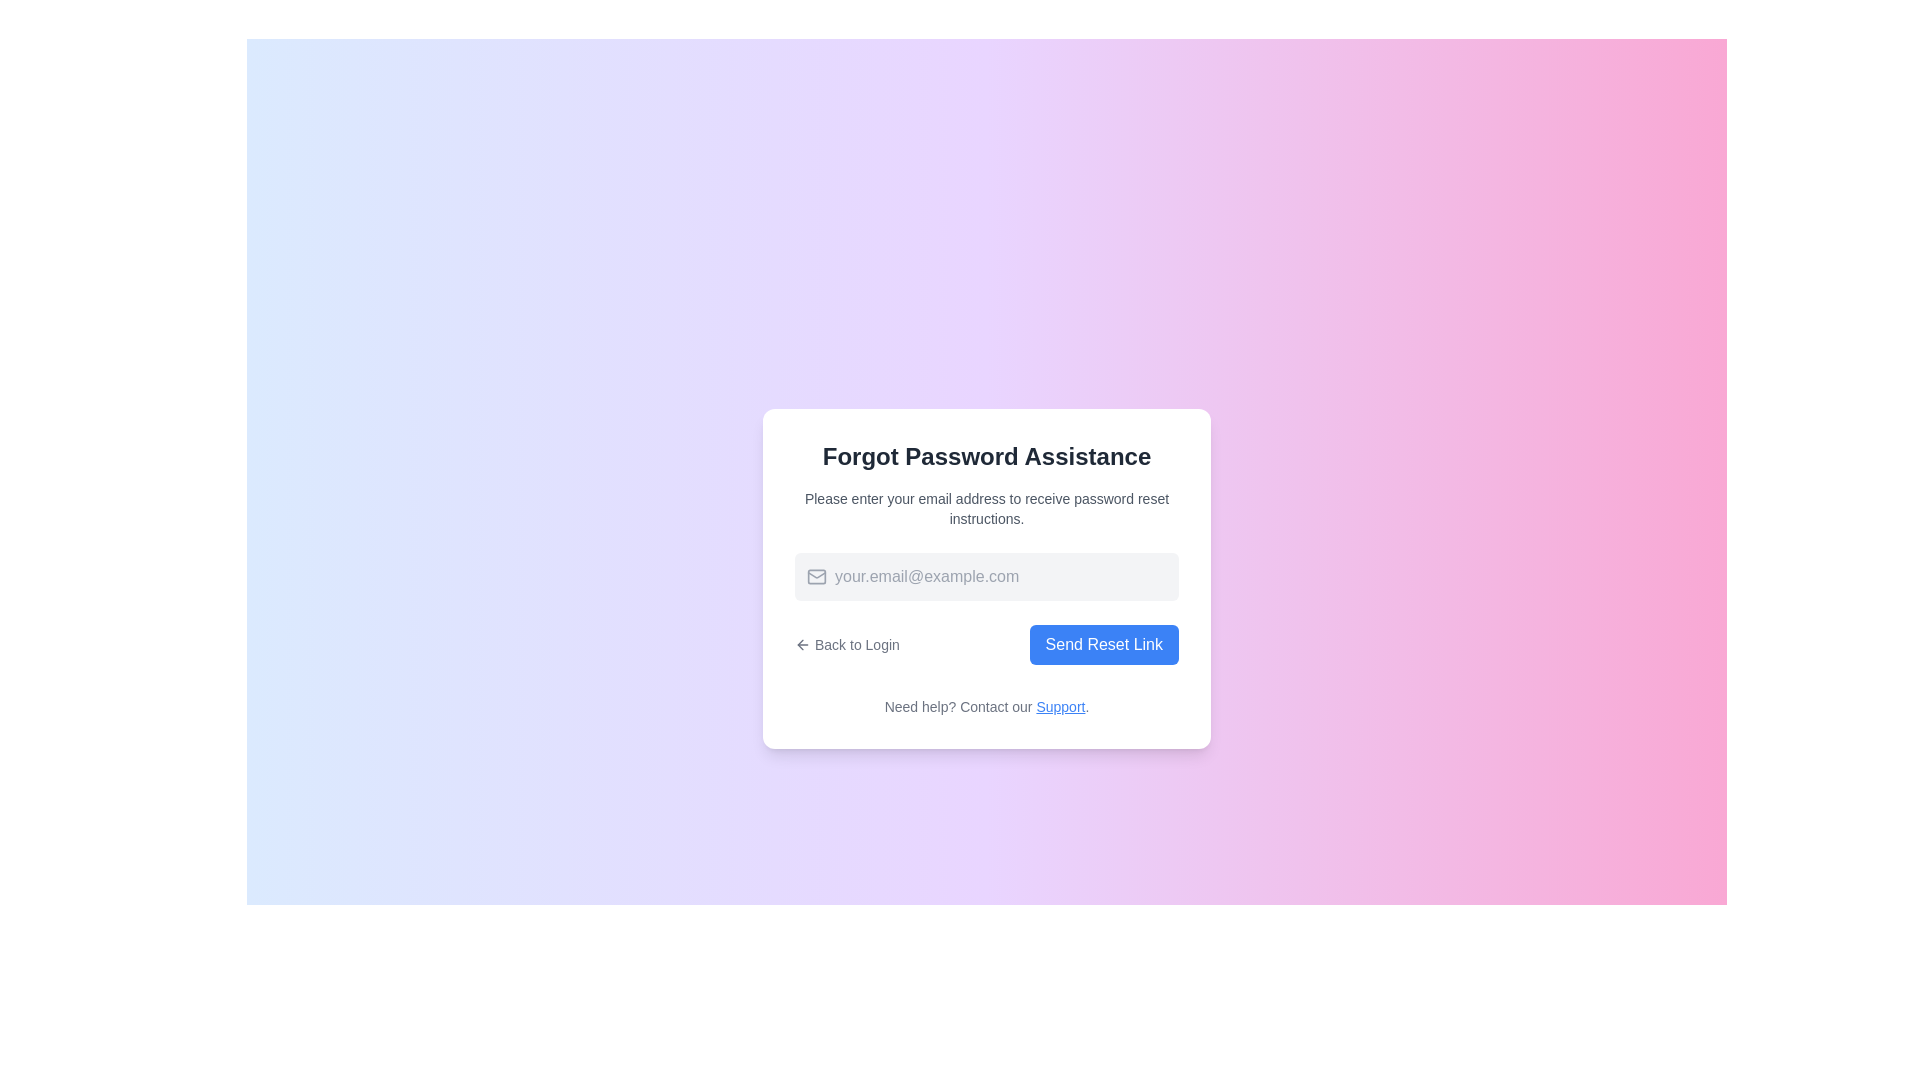  Describe the element at coordinates (987, 705) in the screenshot. I see `the blue underlined word 'Support' in the text phrase at the bottom of the 'Forgot Password Assistance' card` at that location.